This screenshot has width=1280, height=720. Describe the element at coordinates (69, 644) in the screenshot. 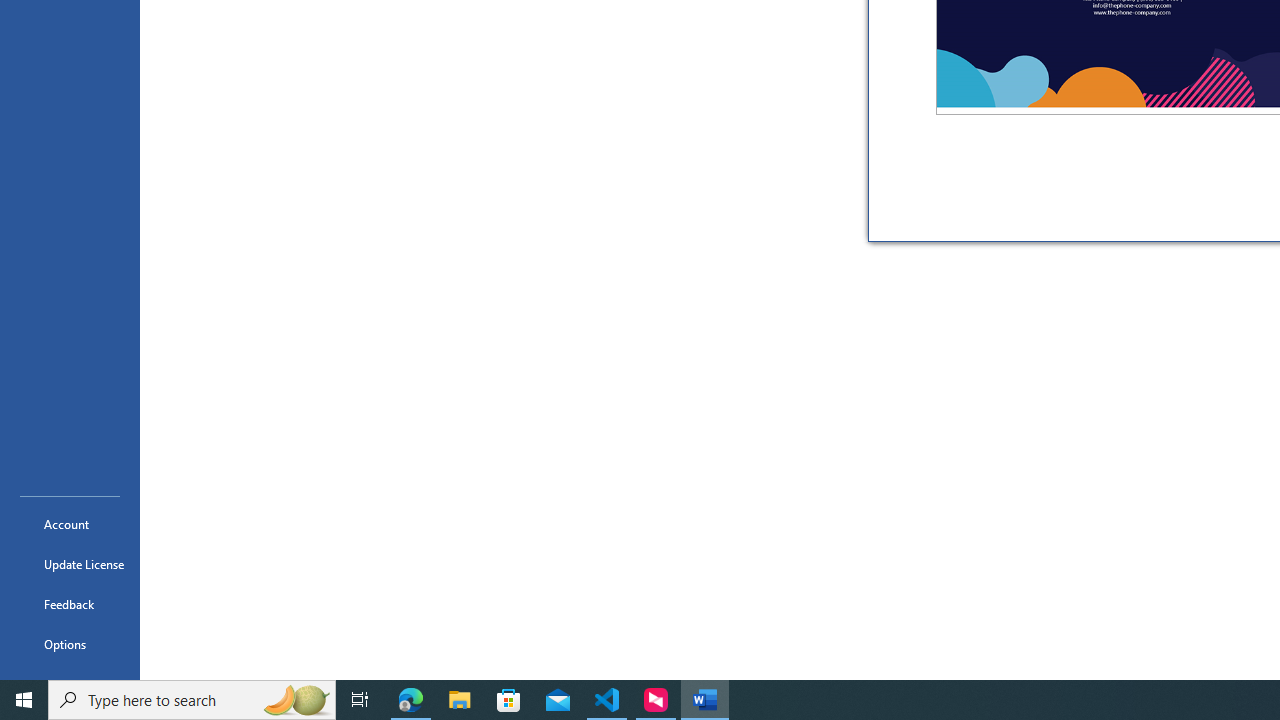

I see `'Options'` at that location.